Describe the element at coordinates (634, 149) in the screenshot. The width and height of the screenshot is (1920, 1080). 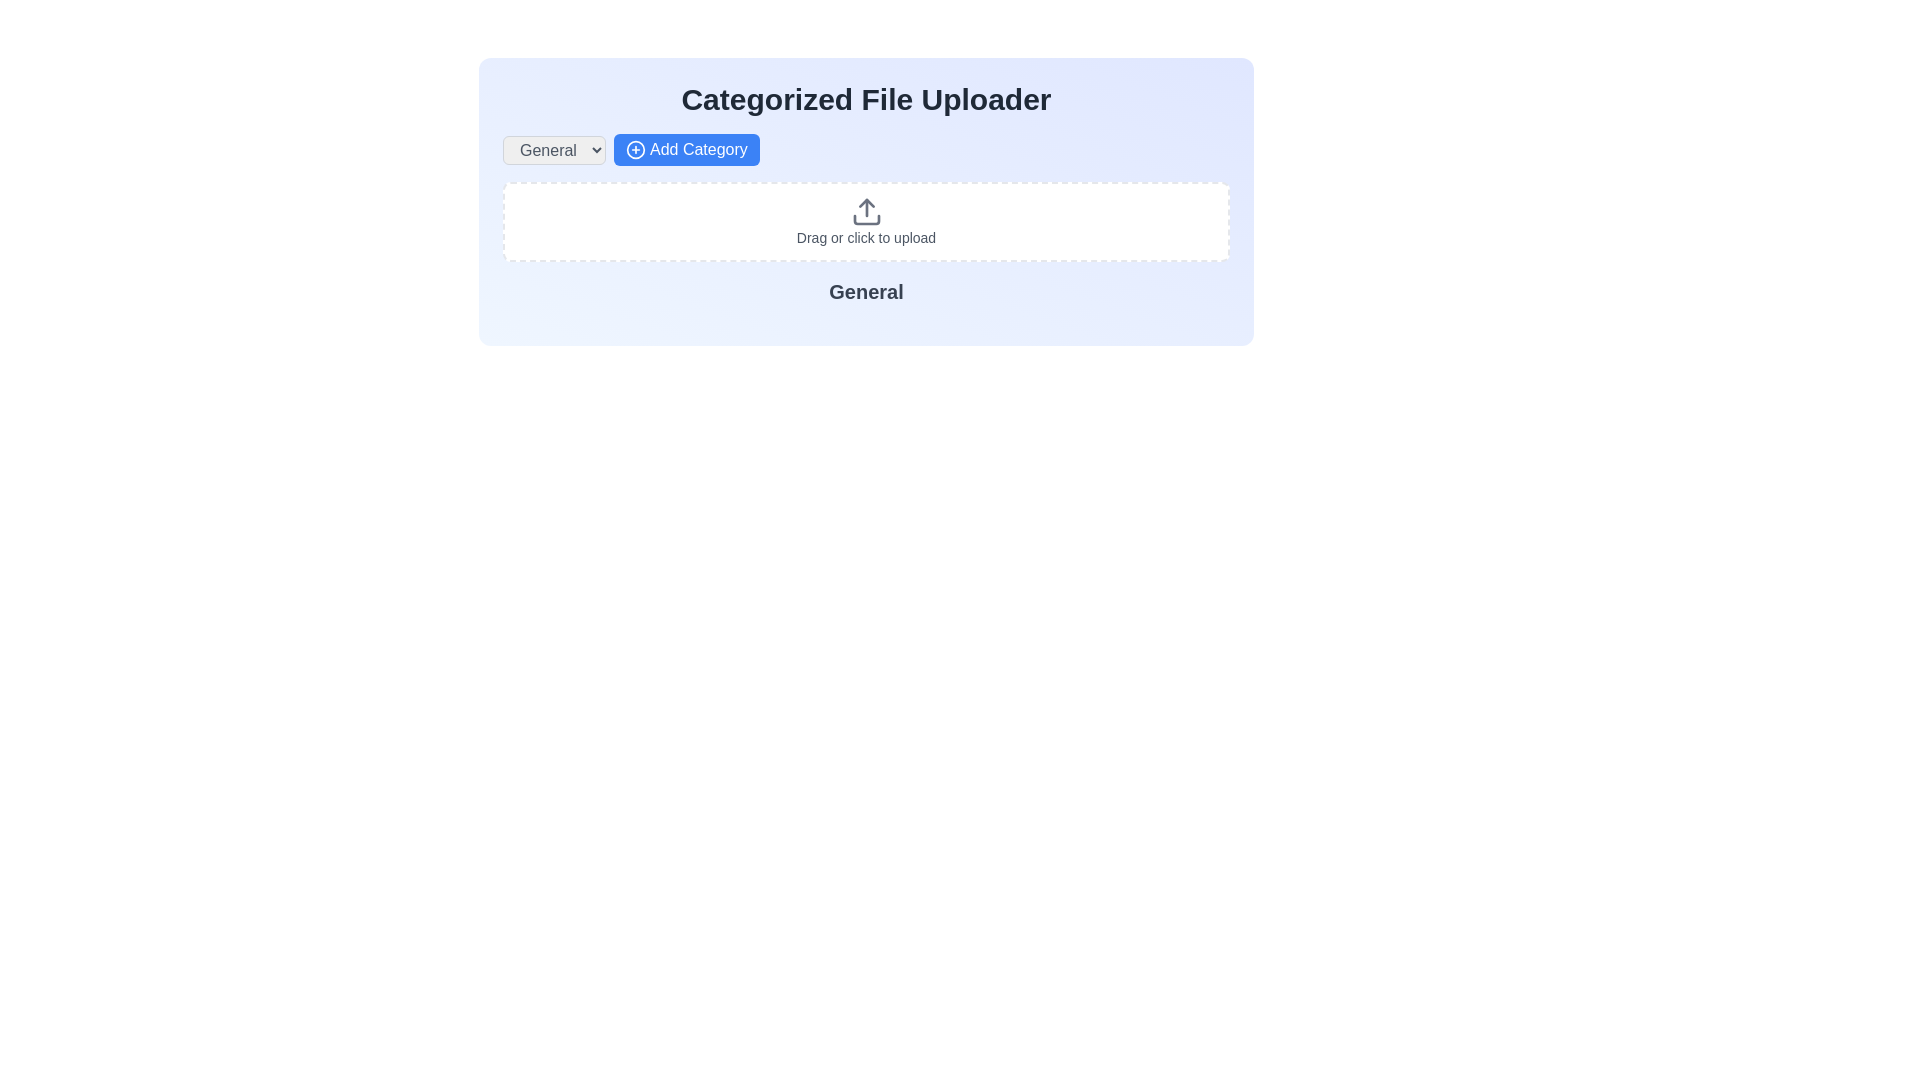
I see `the circular icon with a '+' symbol located to the left of the 'Add Category' button` at that location.